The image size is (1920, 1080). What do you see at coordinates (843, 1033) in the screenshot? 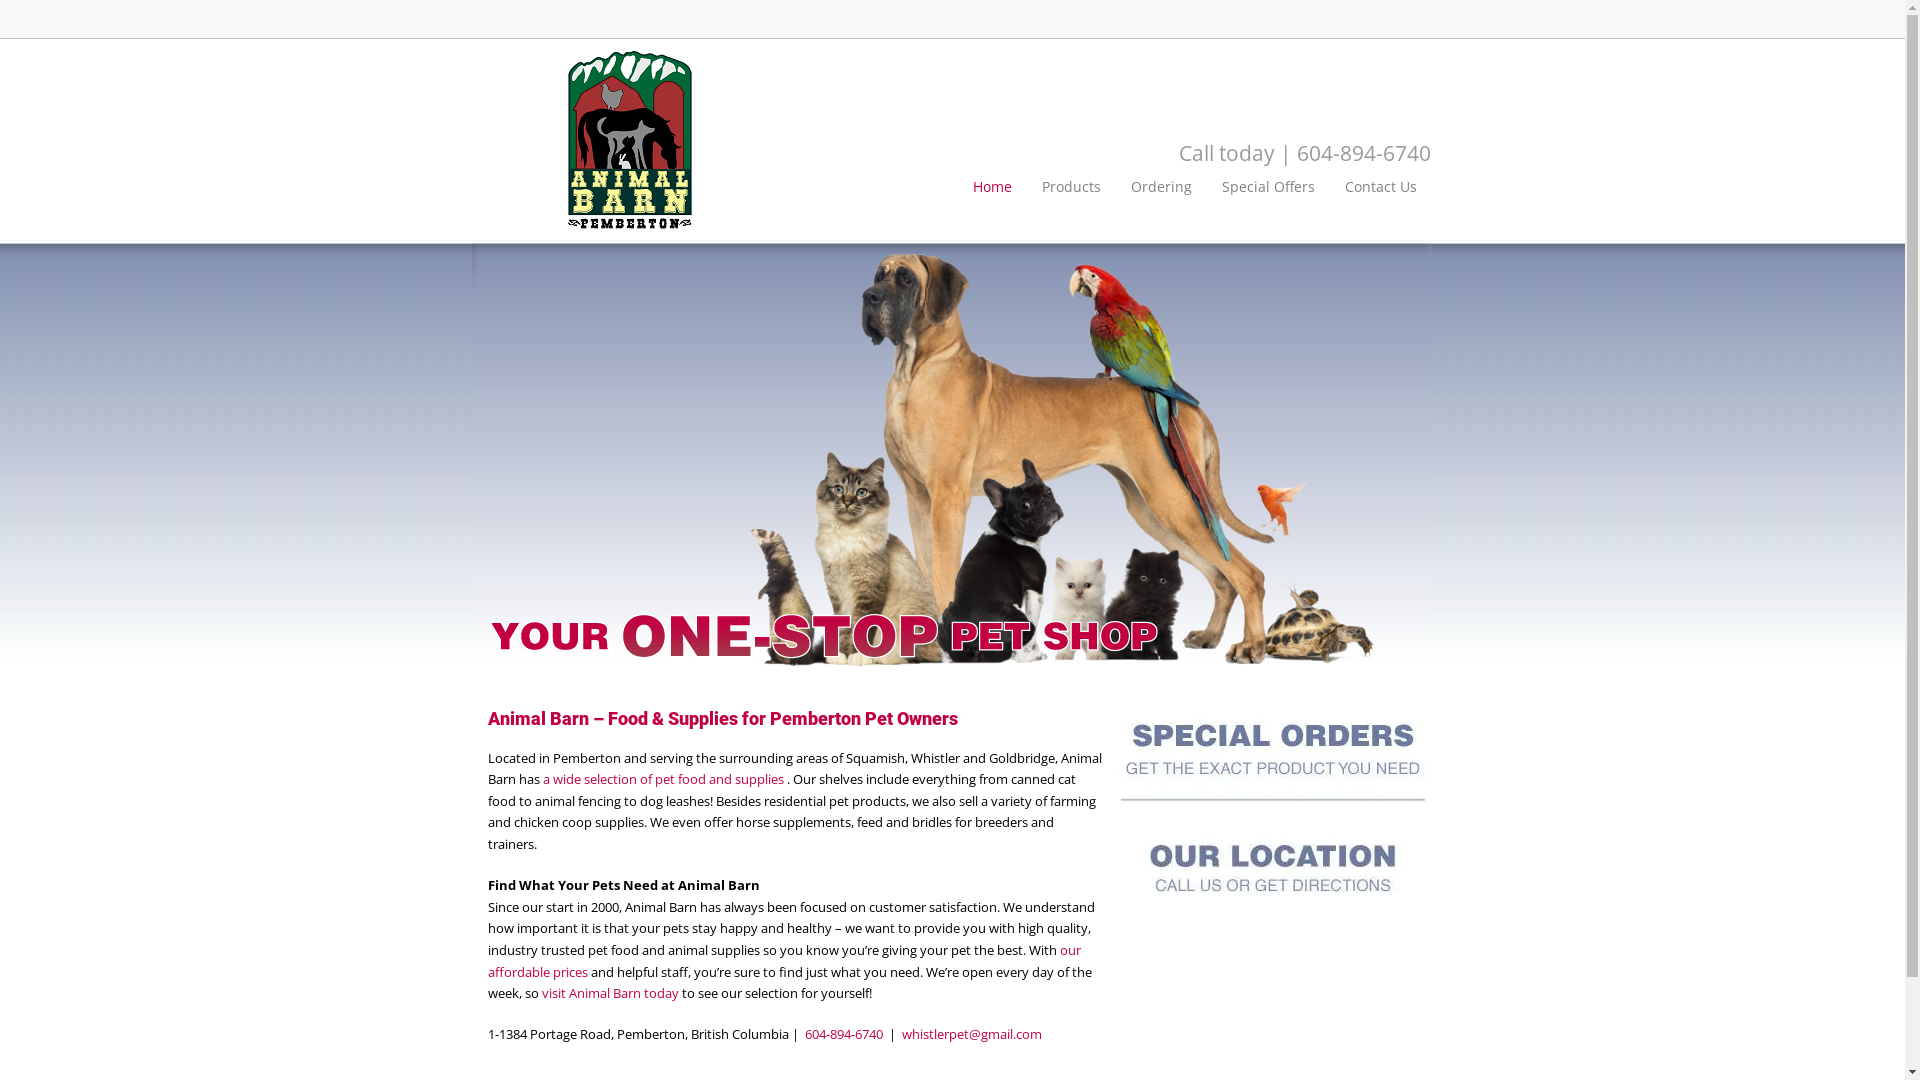
I see `'604-894-6740'` at bounding box center [843, 1033].